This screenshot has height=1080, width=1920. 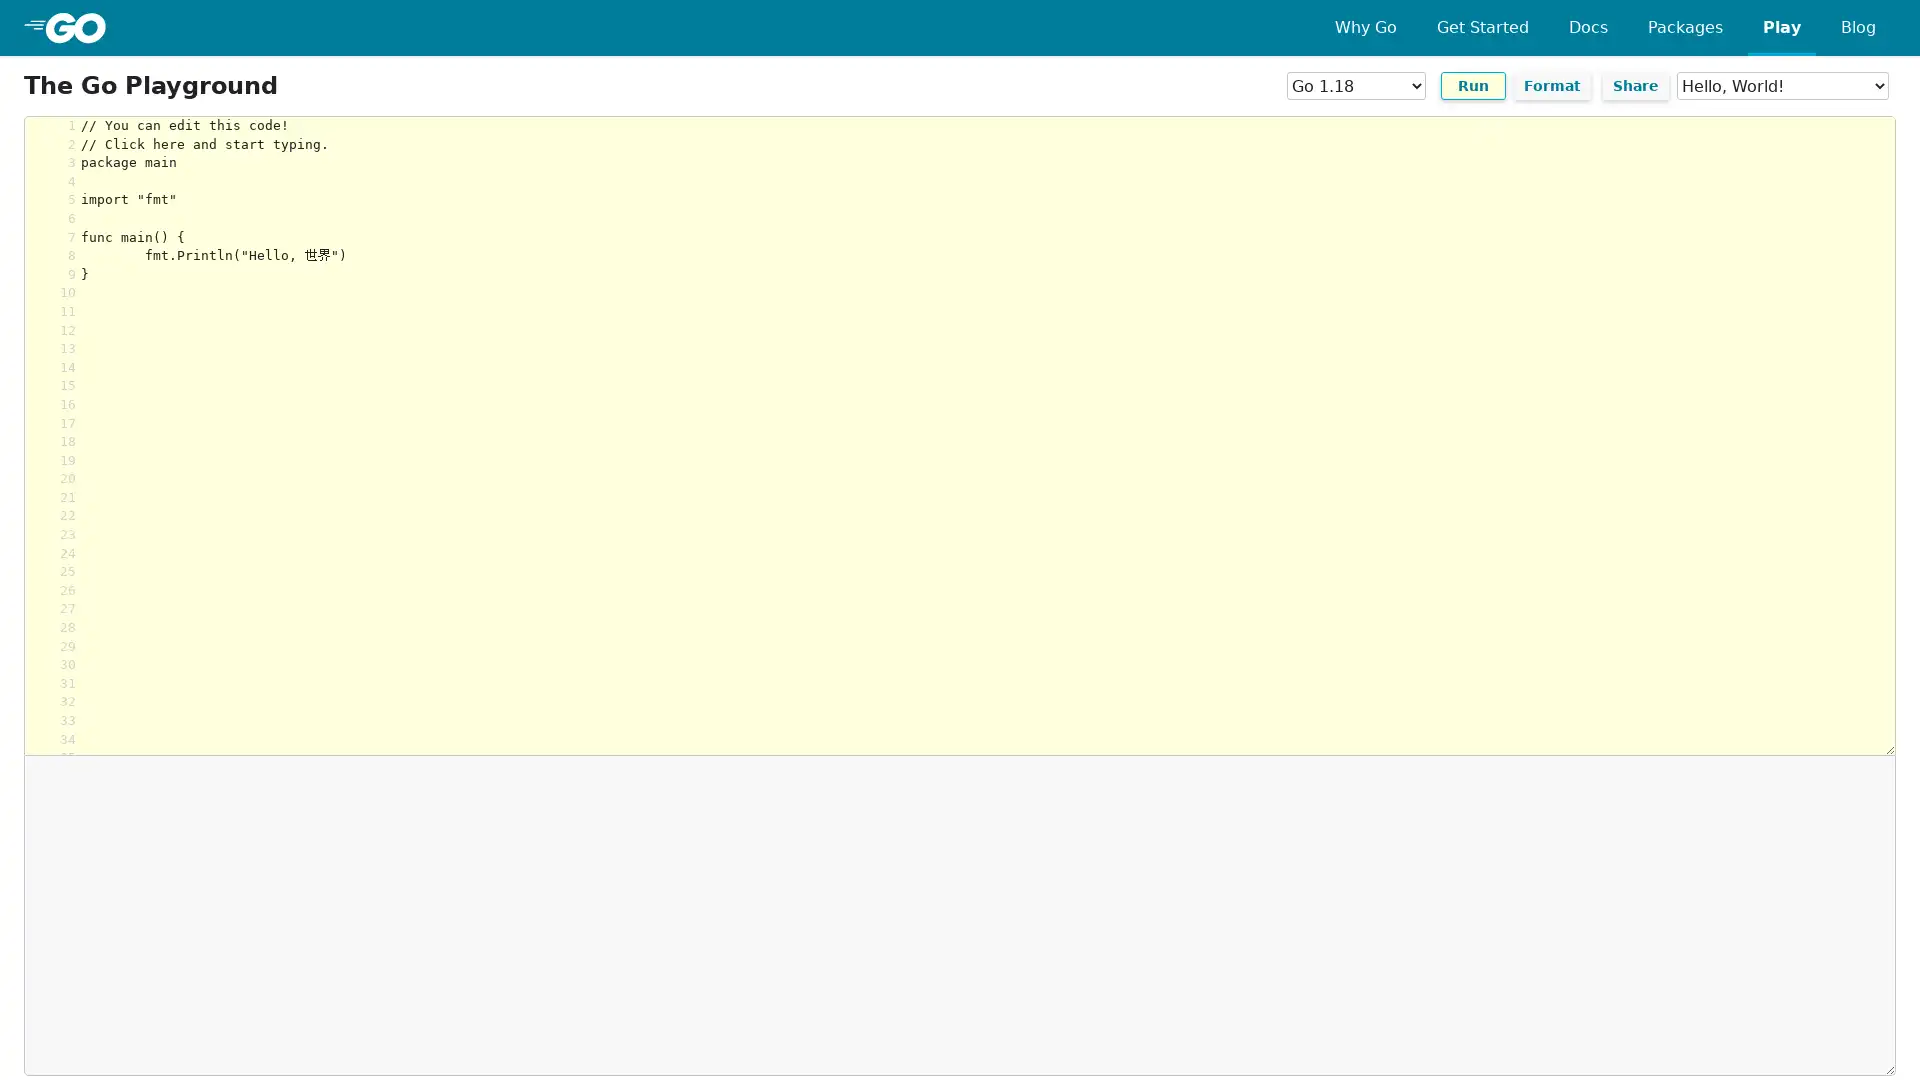 I want to click on Run, so click(x=1473, y=84).